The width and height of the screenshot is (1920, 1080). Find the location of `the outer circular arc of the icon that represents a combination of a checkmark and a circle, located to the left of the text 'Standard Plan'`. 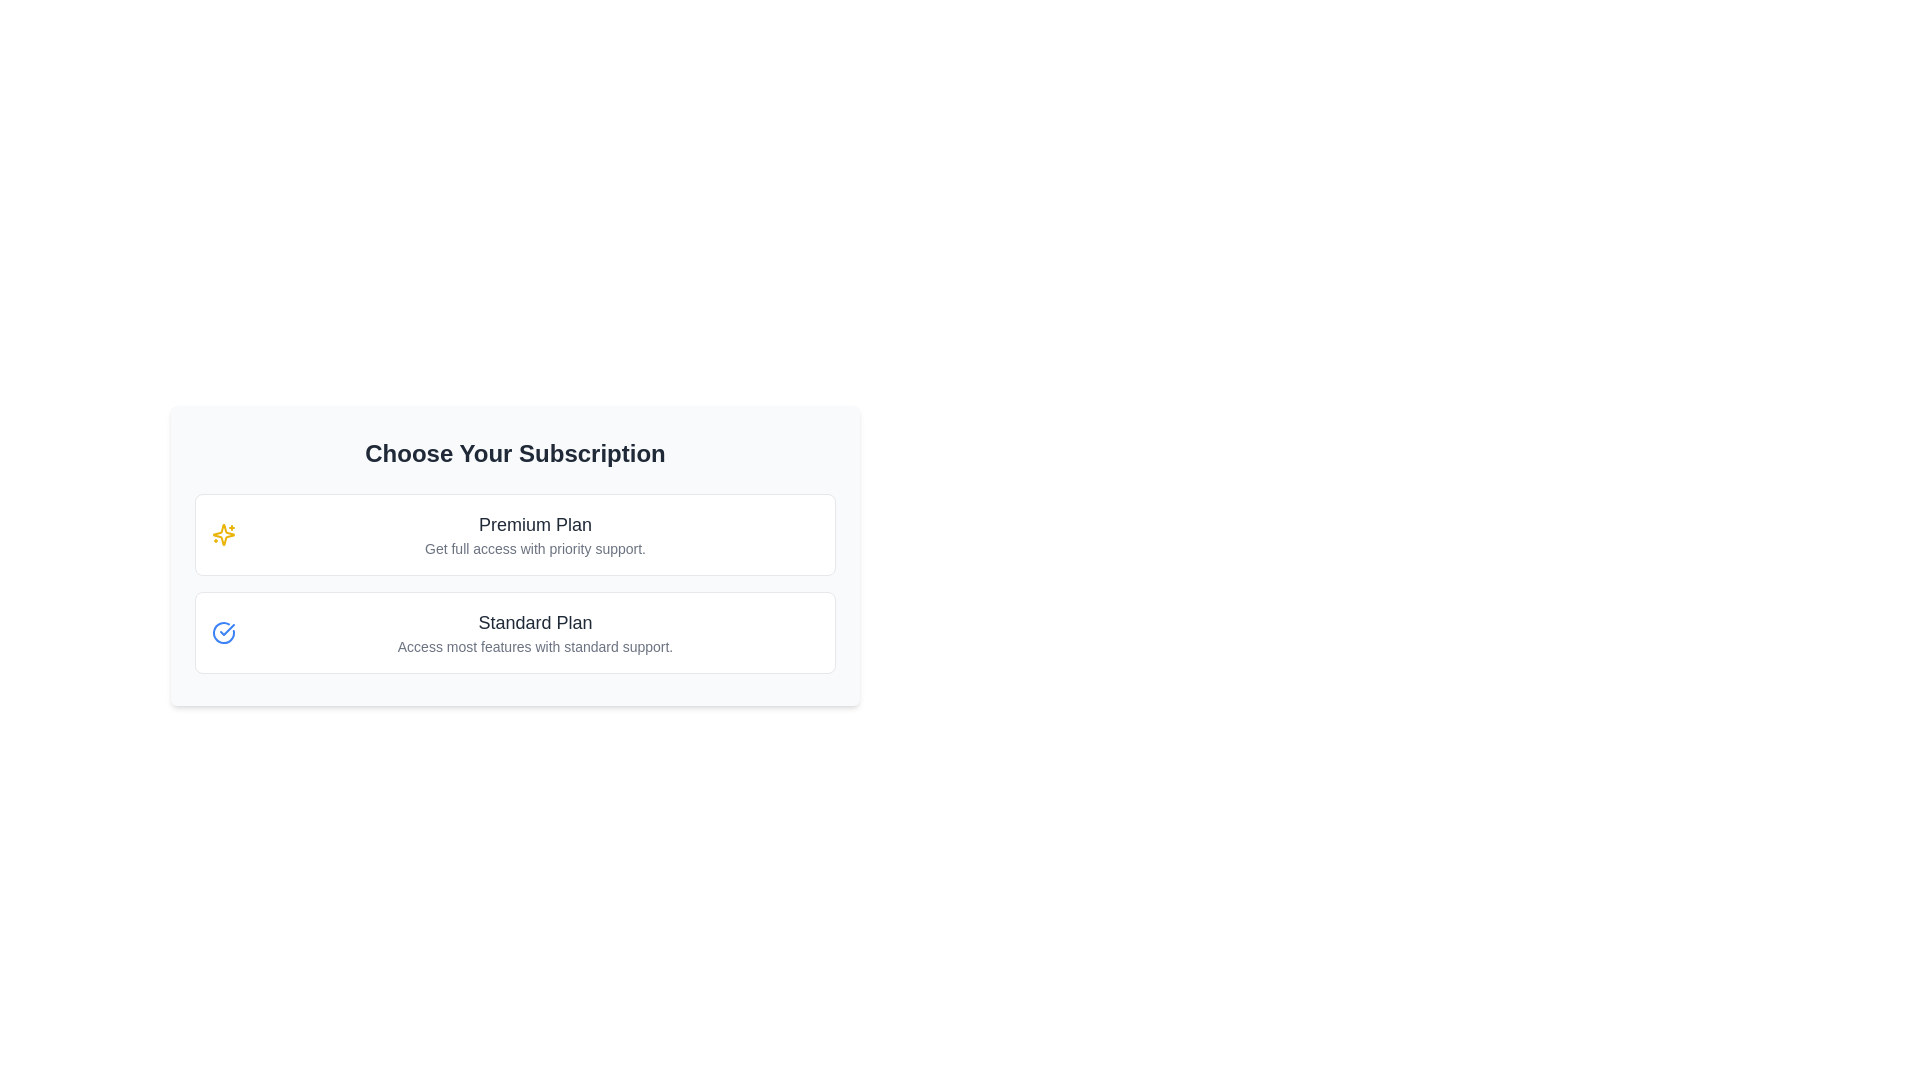

the outer circular arc of the icon that represents a combination of a checkmark and a circle, located to the left of the text 'Standard Plan' is located at coordinates (224, 632).